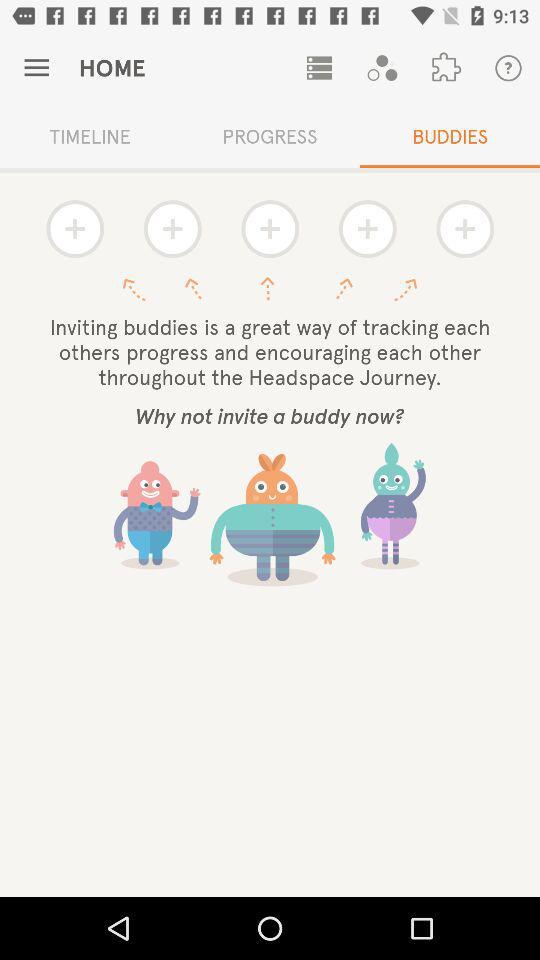 This screenshot has width=540, height=960. What do you see at coordinates (319, 68) in the screenshot?
I see `item to the right of home icon` at bounding box center [319, 68].